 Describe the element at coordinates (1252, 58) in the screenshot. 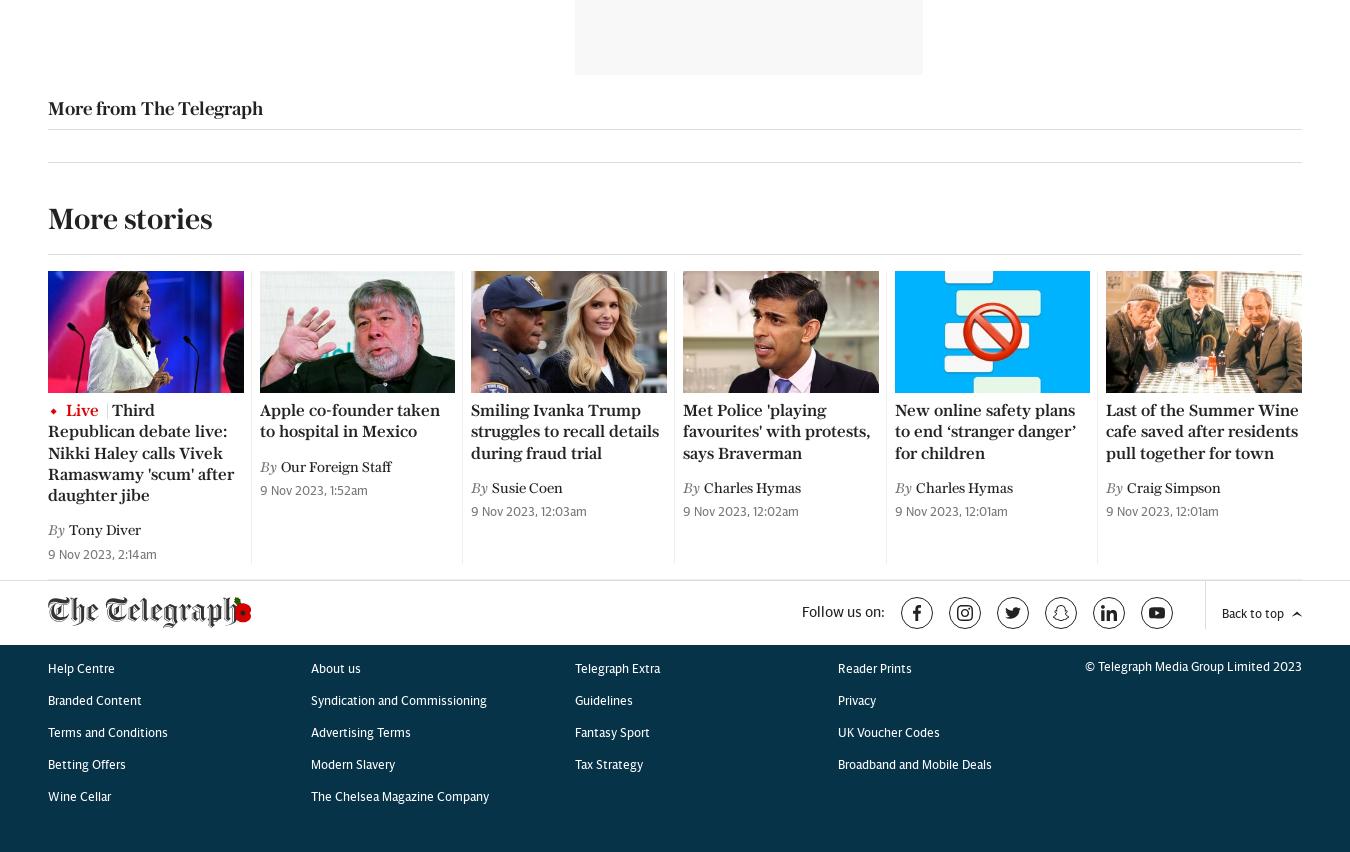

I see `'Back to top'` at that location.